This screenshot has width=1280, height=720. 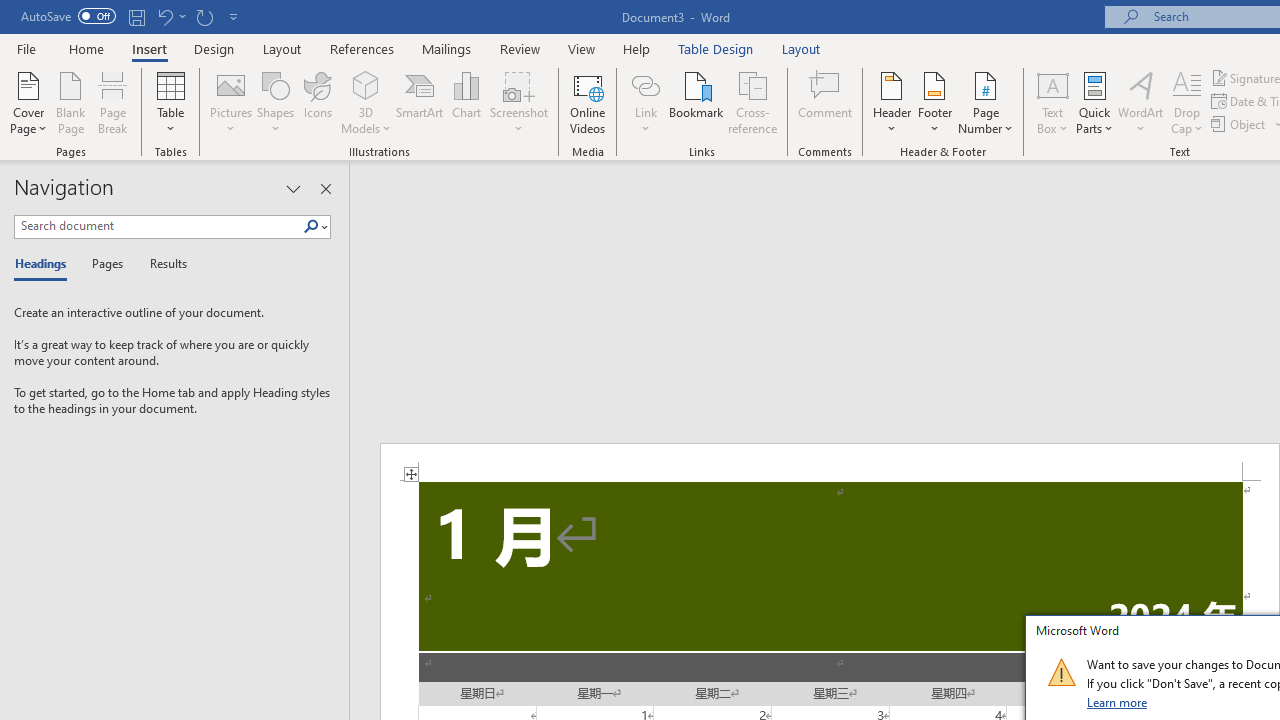 What do you see at coordinates (234, 16) in the screenshot?
I see `'Customize Quick Access Toolbar'` at bounding box center [234, 16].